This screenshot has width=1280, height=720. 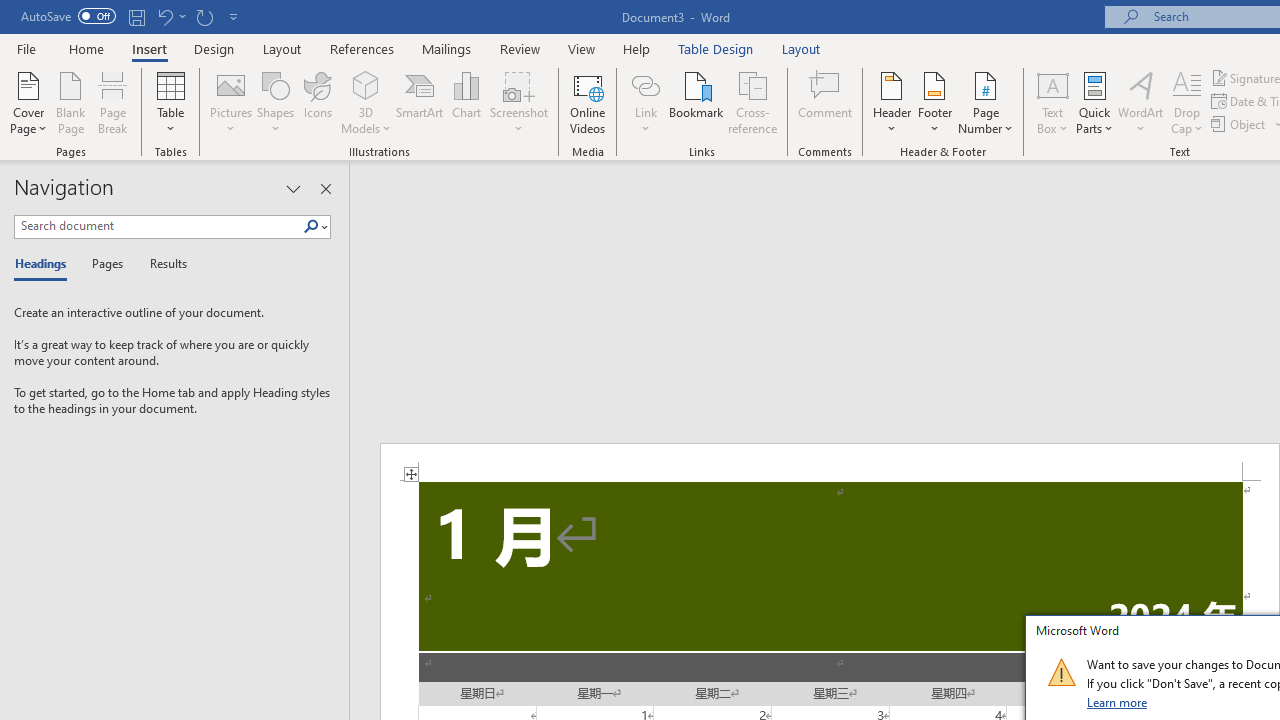 What do you see at coordinates (234, 16) in the screenshot?
I see `'Customize Quick Access Toolbar'` at bounding box center [234, 16].